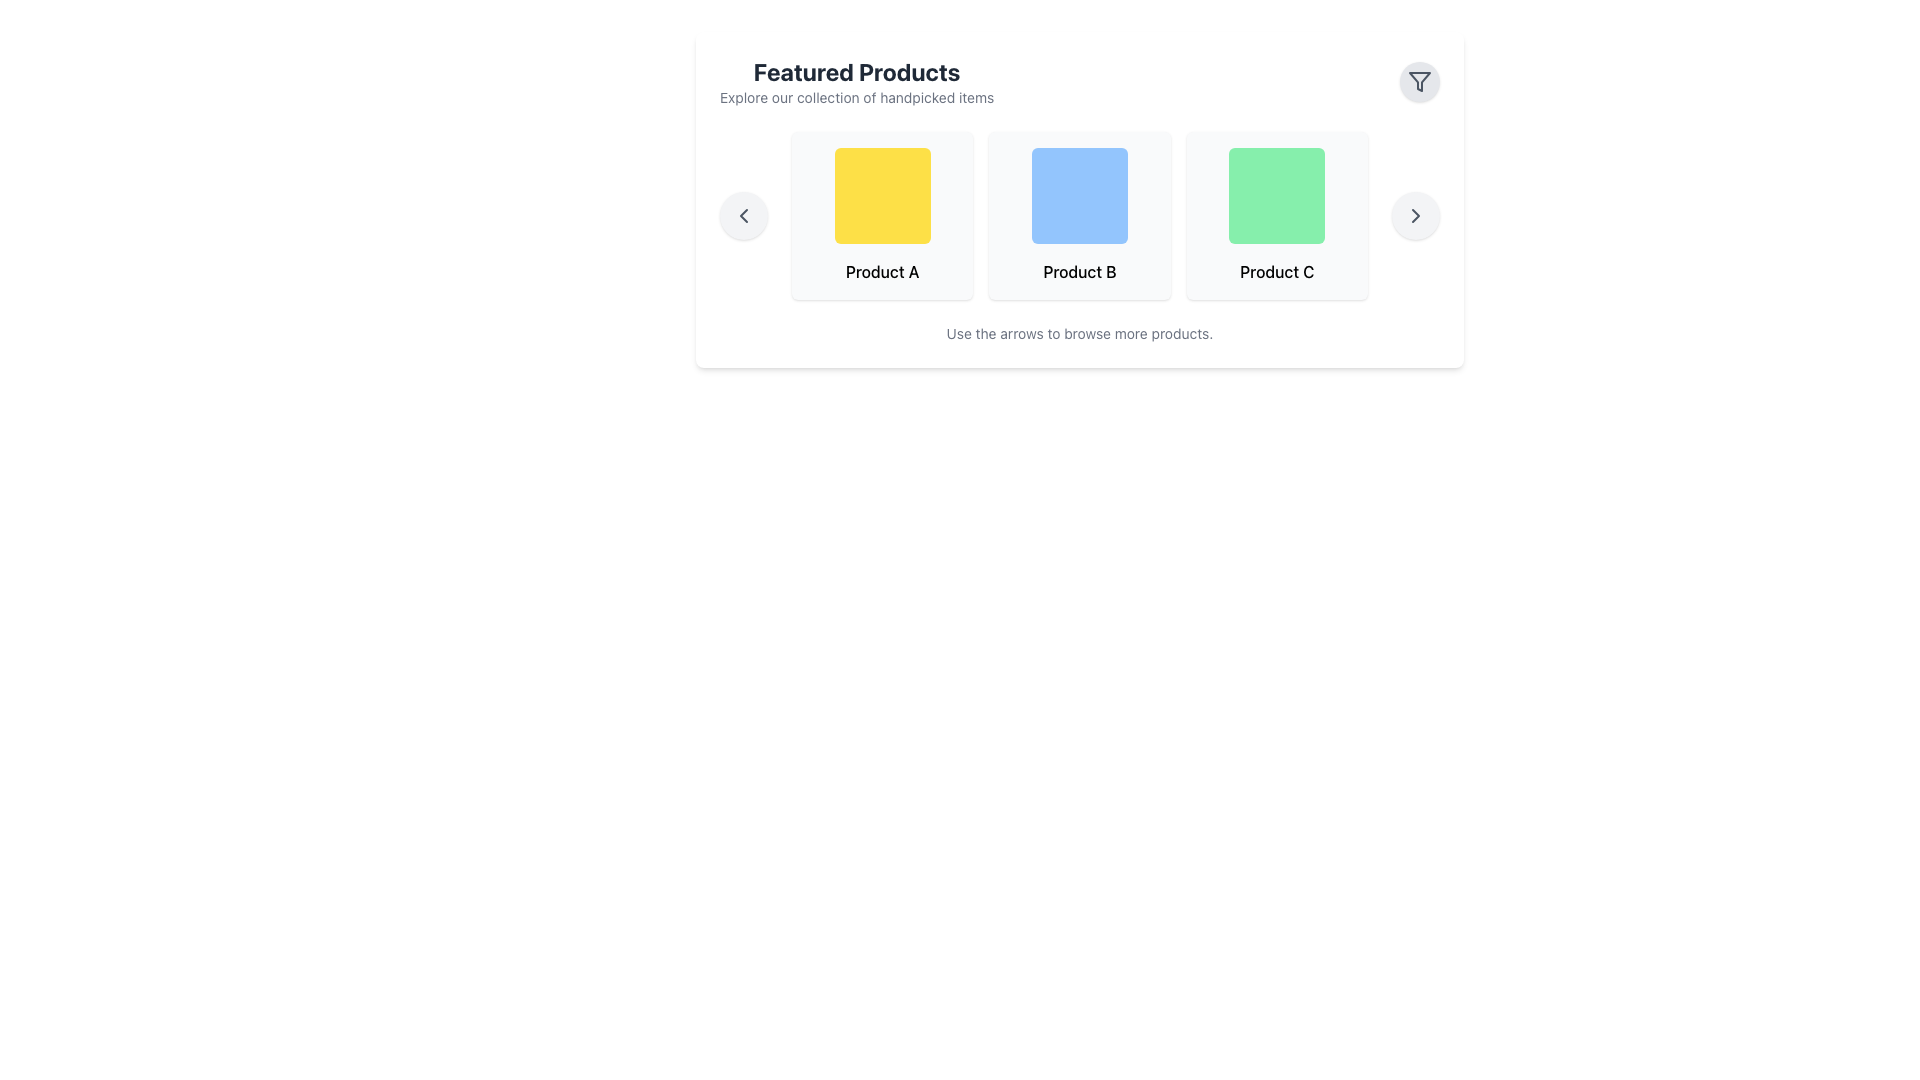  Describe the element at coordinates (743, 216) in the screenshot. I see `the chevron icon within the circular button on the left side of the product display carousel to scroll left through the list of products` at that location.